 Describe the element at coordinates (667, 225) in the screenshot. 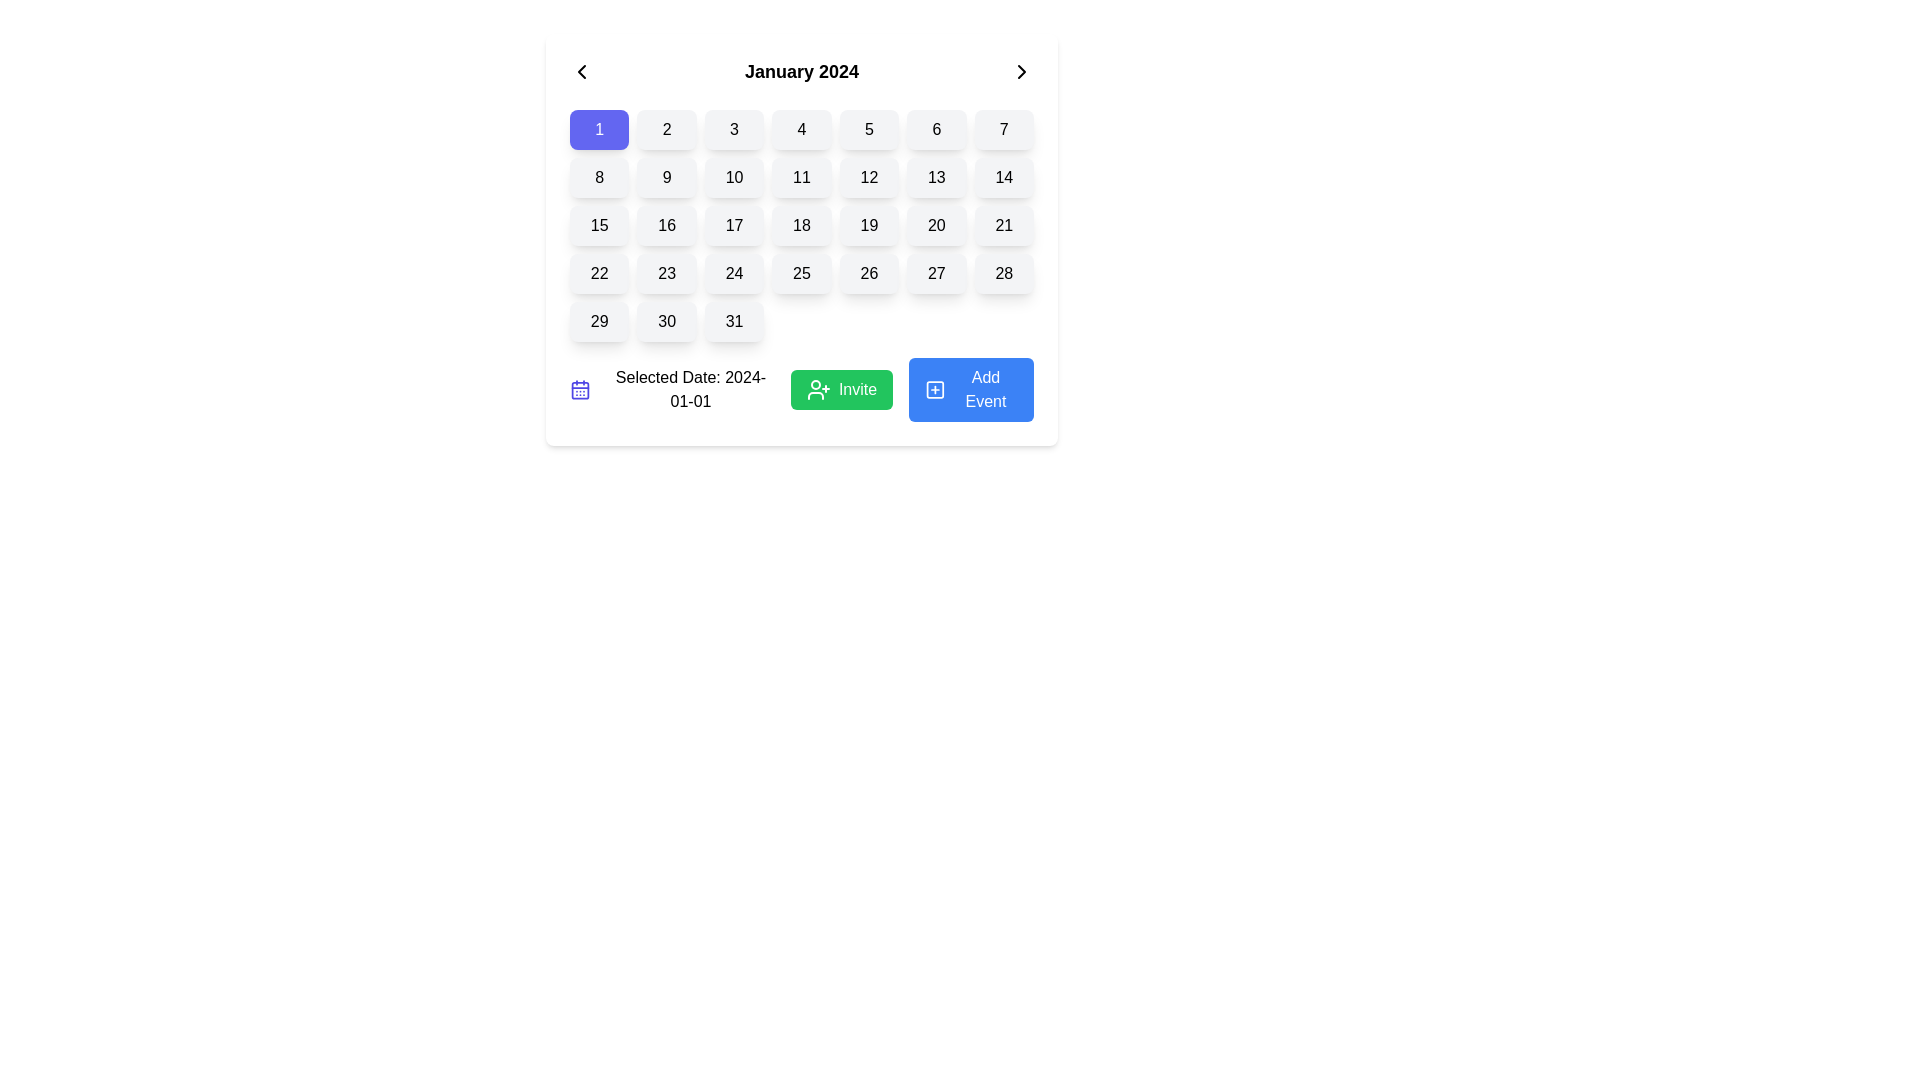

I see `the interactive button representing the number '16' in the calendar grid` at that location.